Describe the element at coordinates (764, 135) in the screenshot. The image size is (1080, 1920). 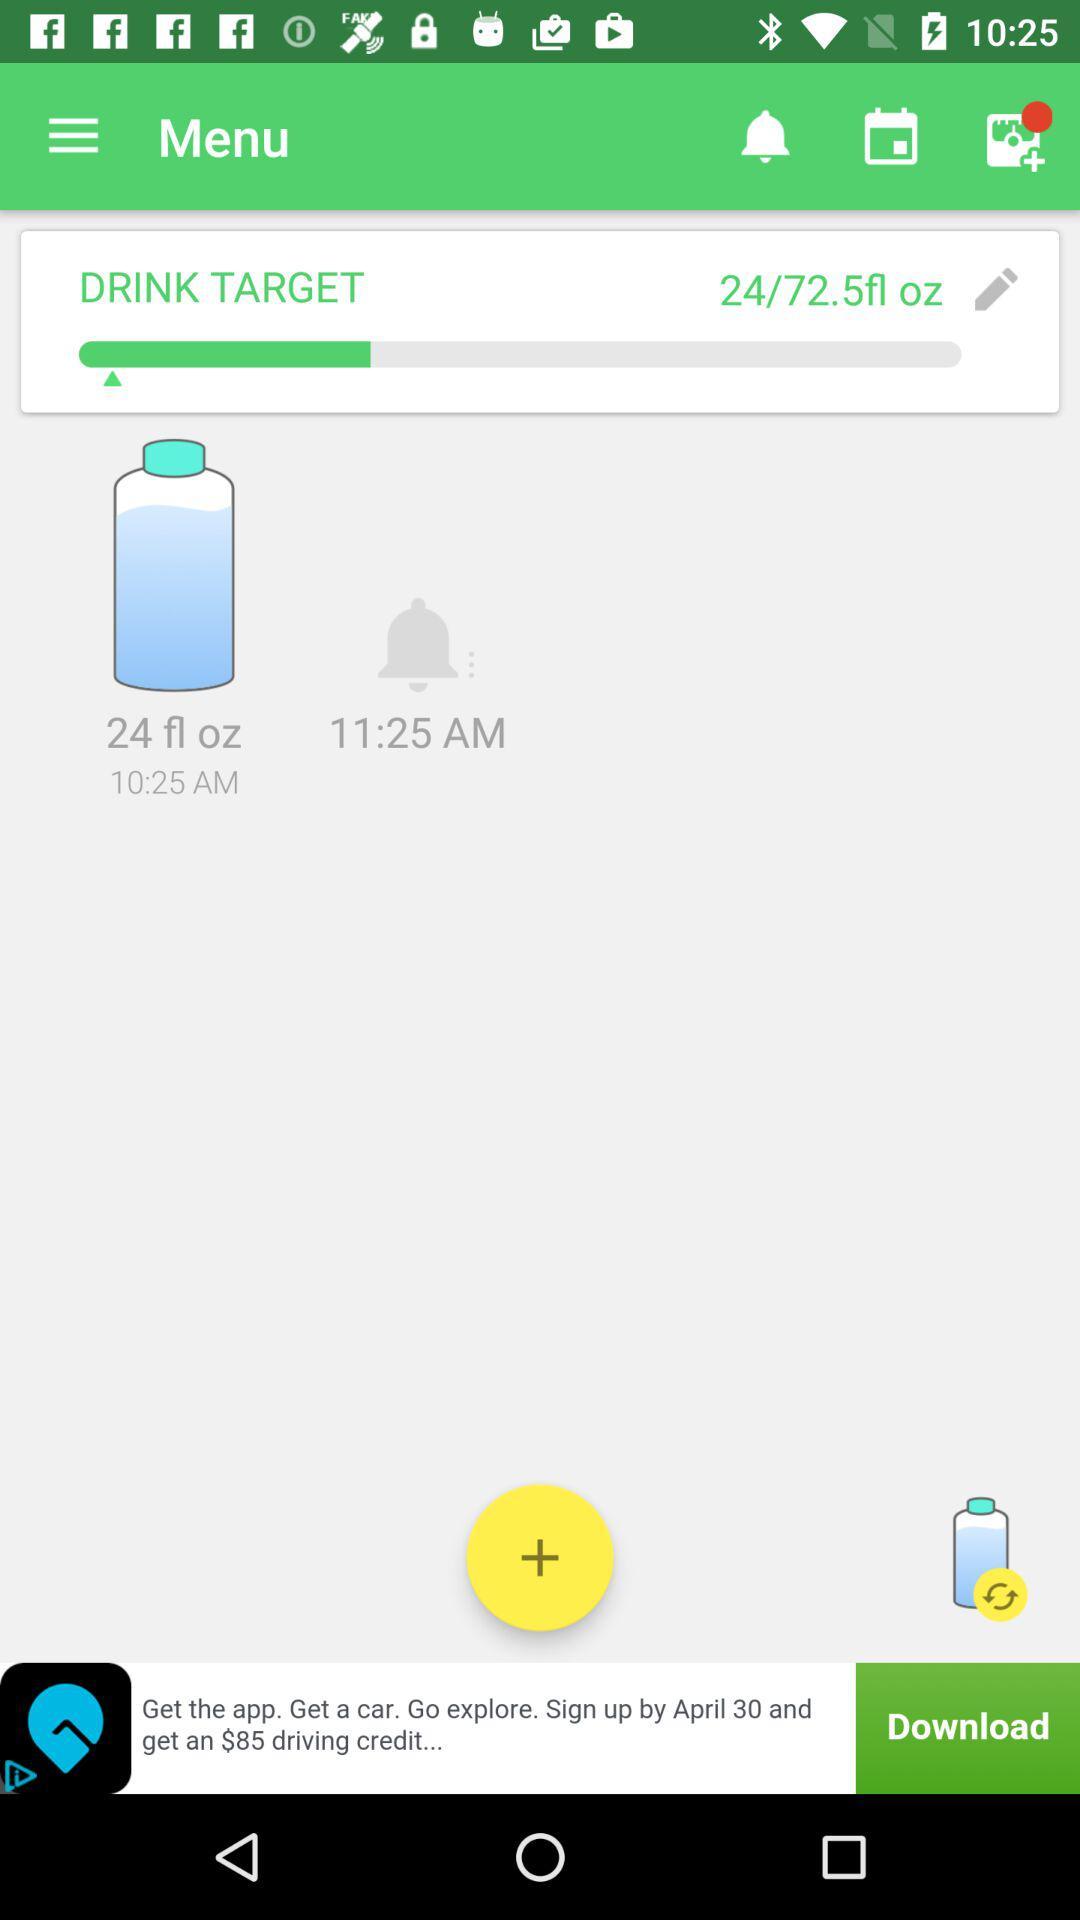
I see `item above the 24 72 5fl icon` at that location.